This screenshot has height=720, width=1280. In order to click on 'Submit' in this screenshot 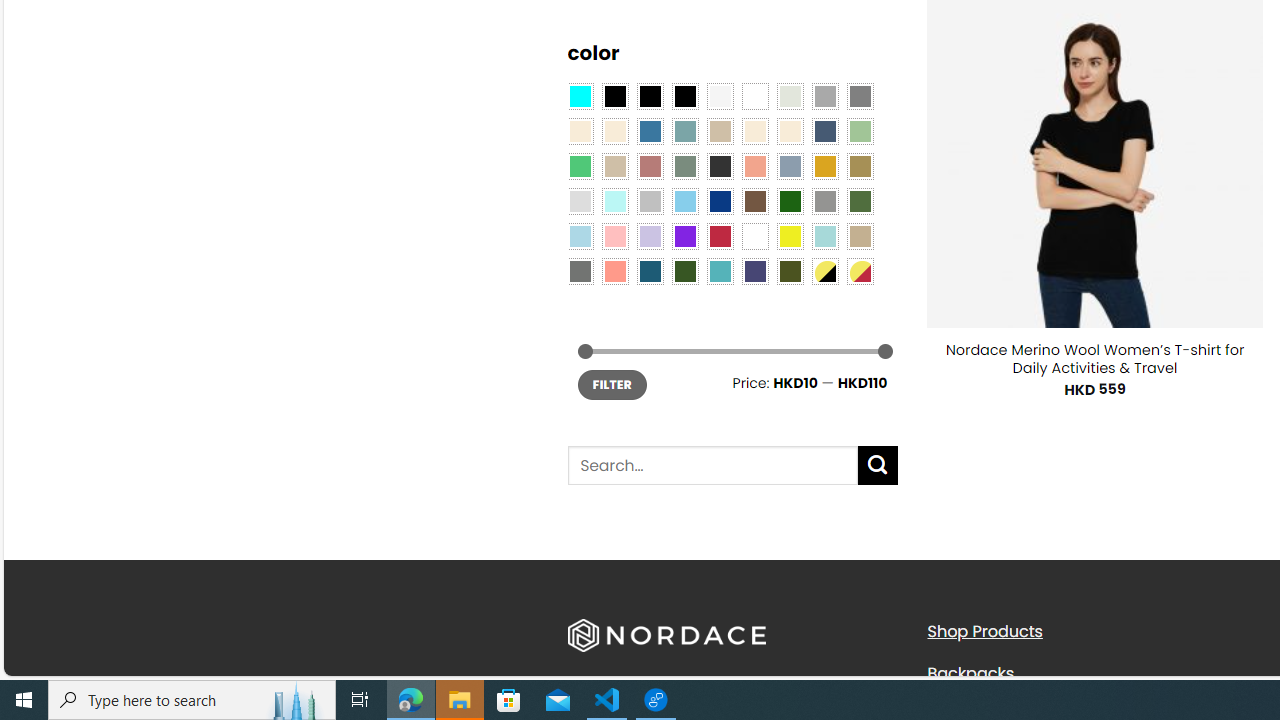, I will do `click(878, 465)`.